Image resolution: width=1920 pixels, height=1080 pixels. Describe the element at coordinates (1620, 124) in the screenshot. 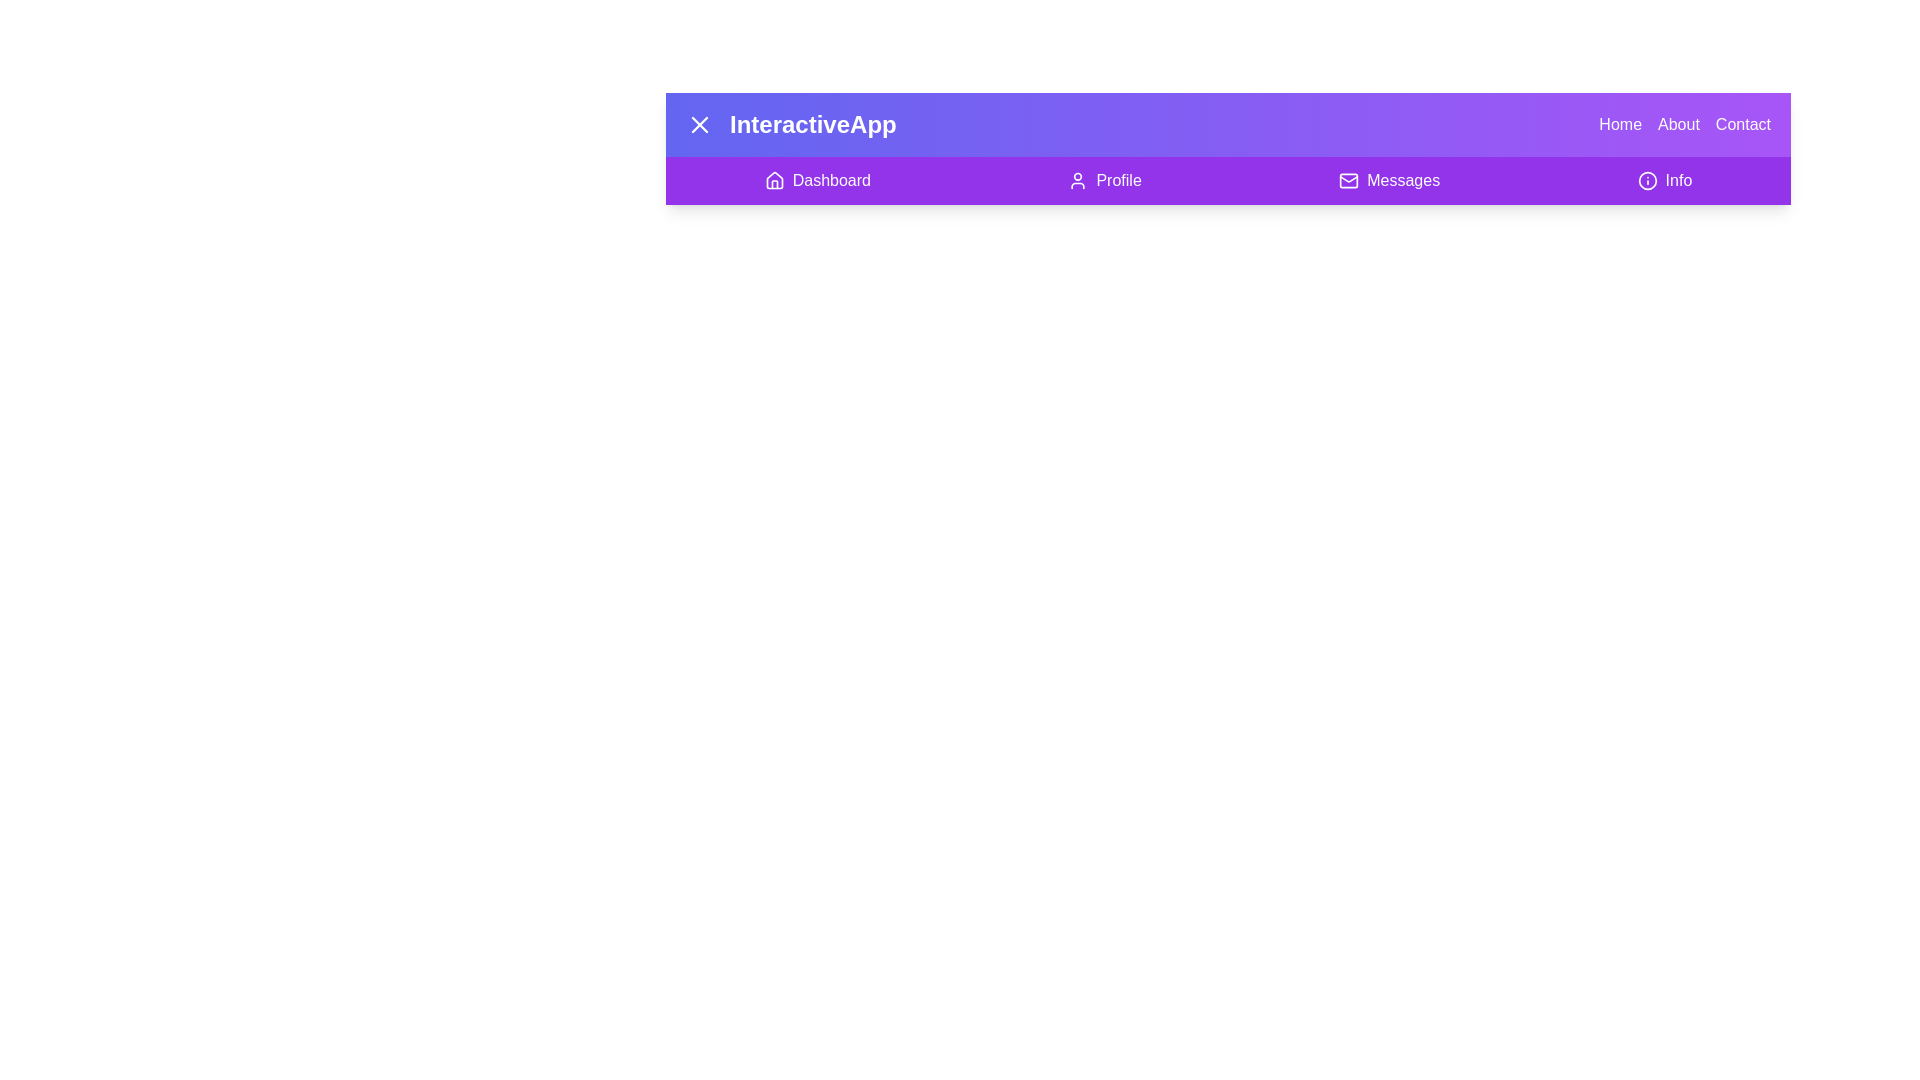

I see `the button labeled Home to observe its hover effect` at that location.